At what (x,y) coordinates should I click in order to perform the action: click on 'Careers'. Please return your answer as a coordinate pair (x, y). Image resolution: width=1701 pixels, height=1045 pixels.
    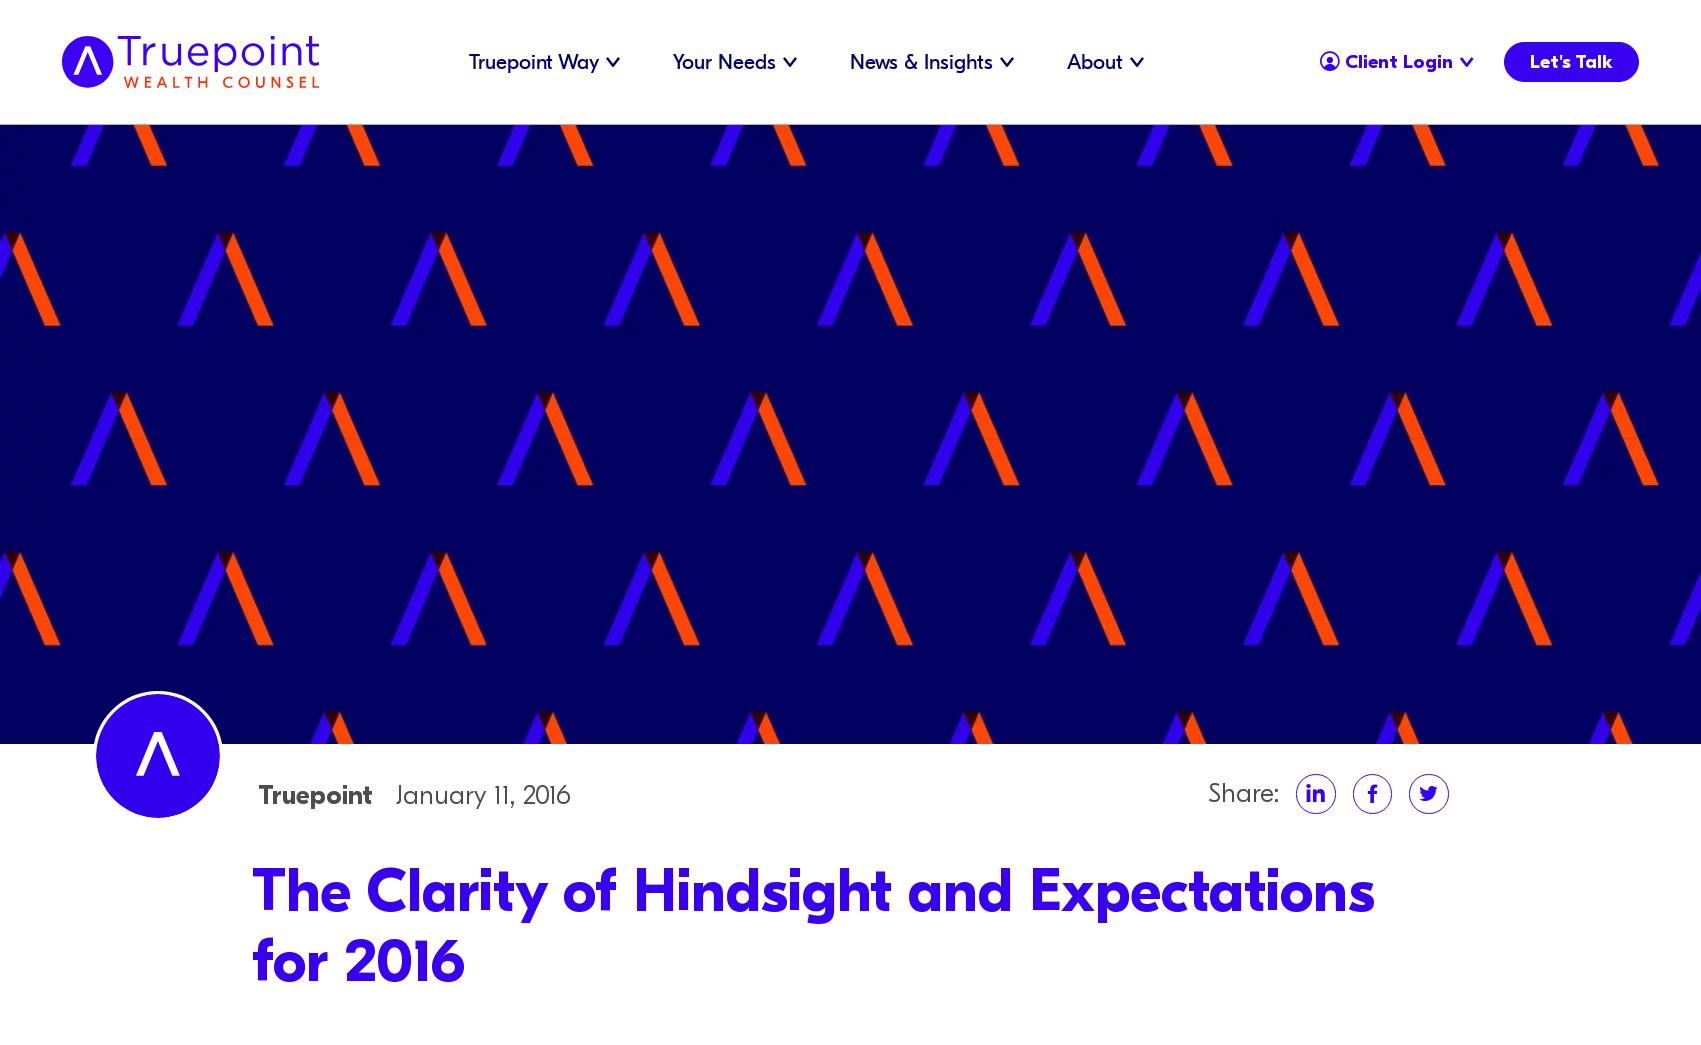
    Looking at the image, I should click on (1014, 84).